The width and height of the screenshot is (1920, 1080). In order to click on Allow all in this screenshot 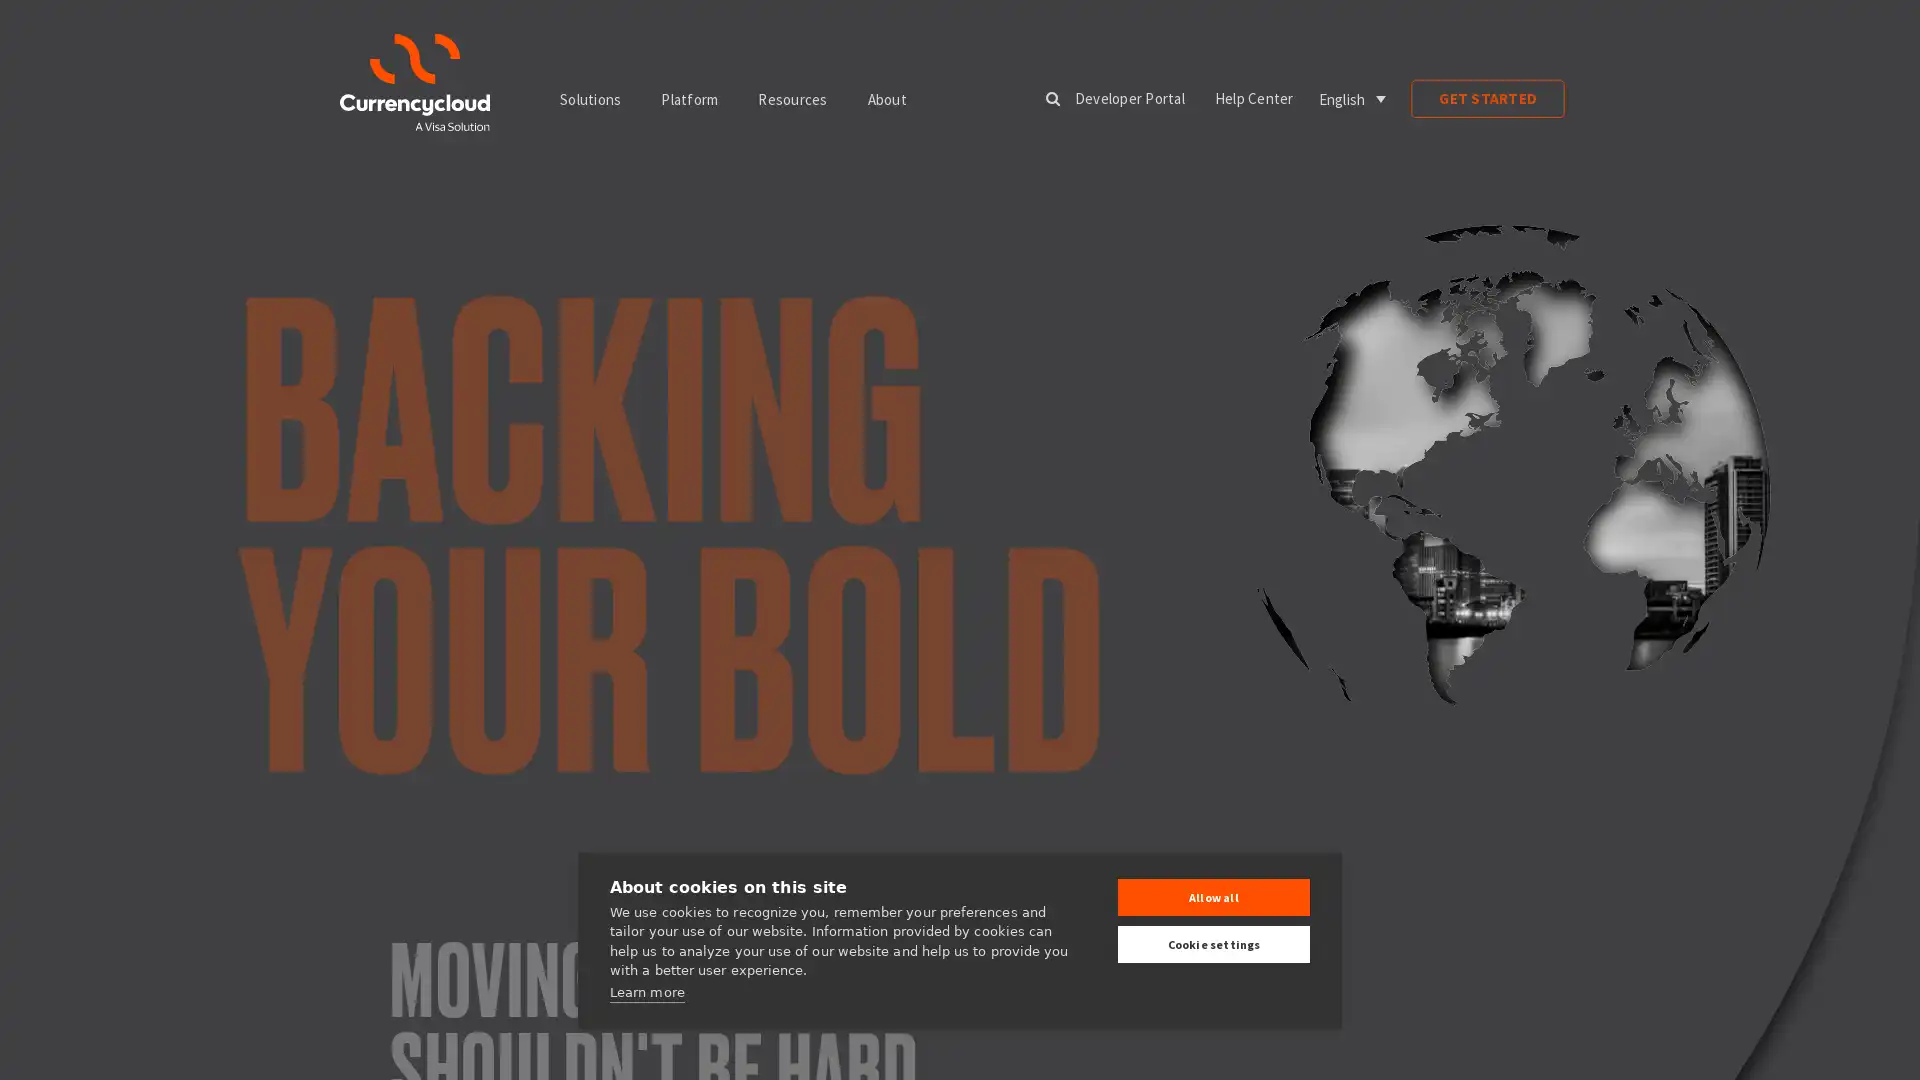, I will do `click(1213, 896)`.